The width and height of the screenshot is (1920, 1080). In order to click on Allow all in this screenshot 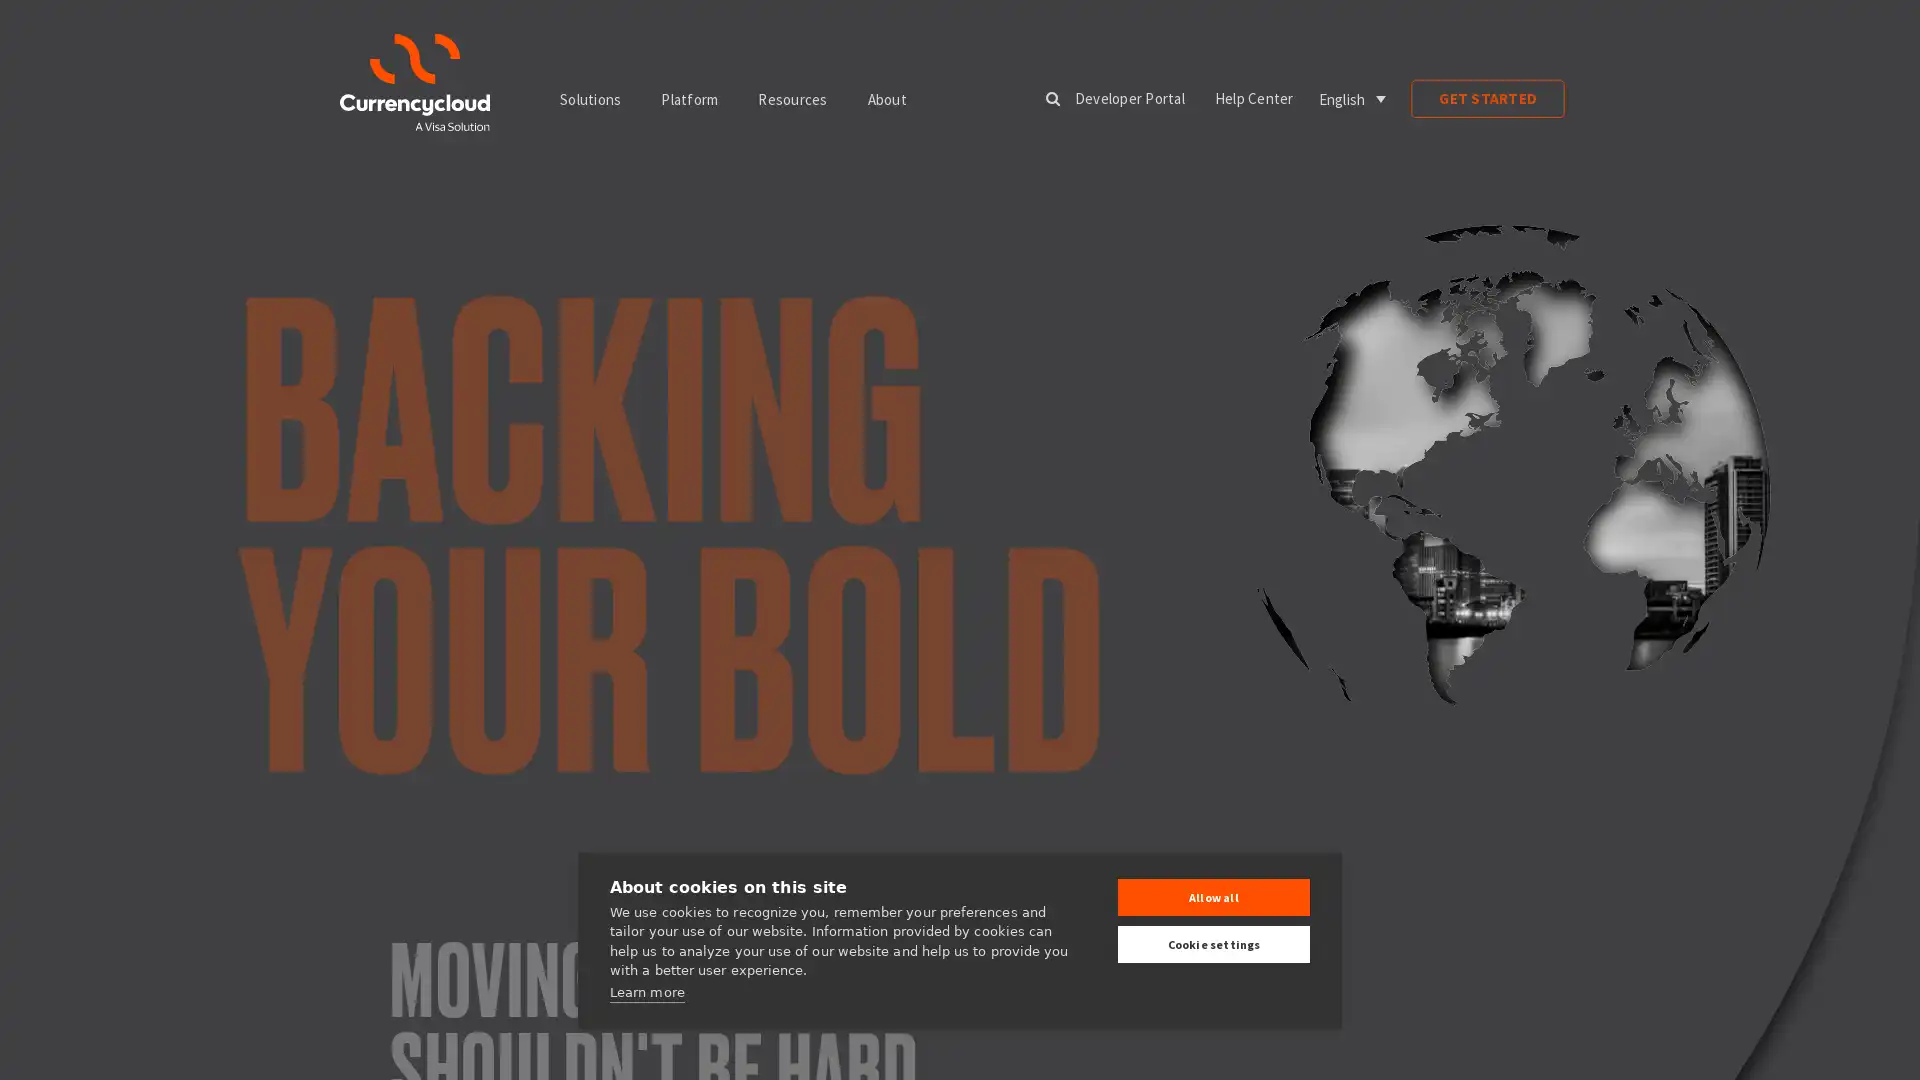, I will do `click(1213, 896)`.